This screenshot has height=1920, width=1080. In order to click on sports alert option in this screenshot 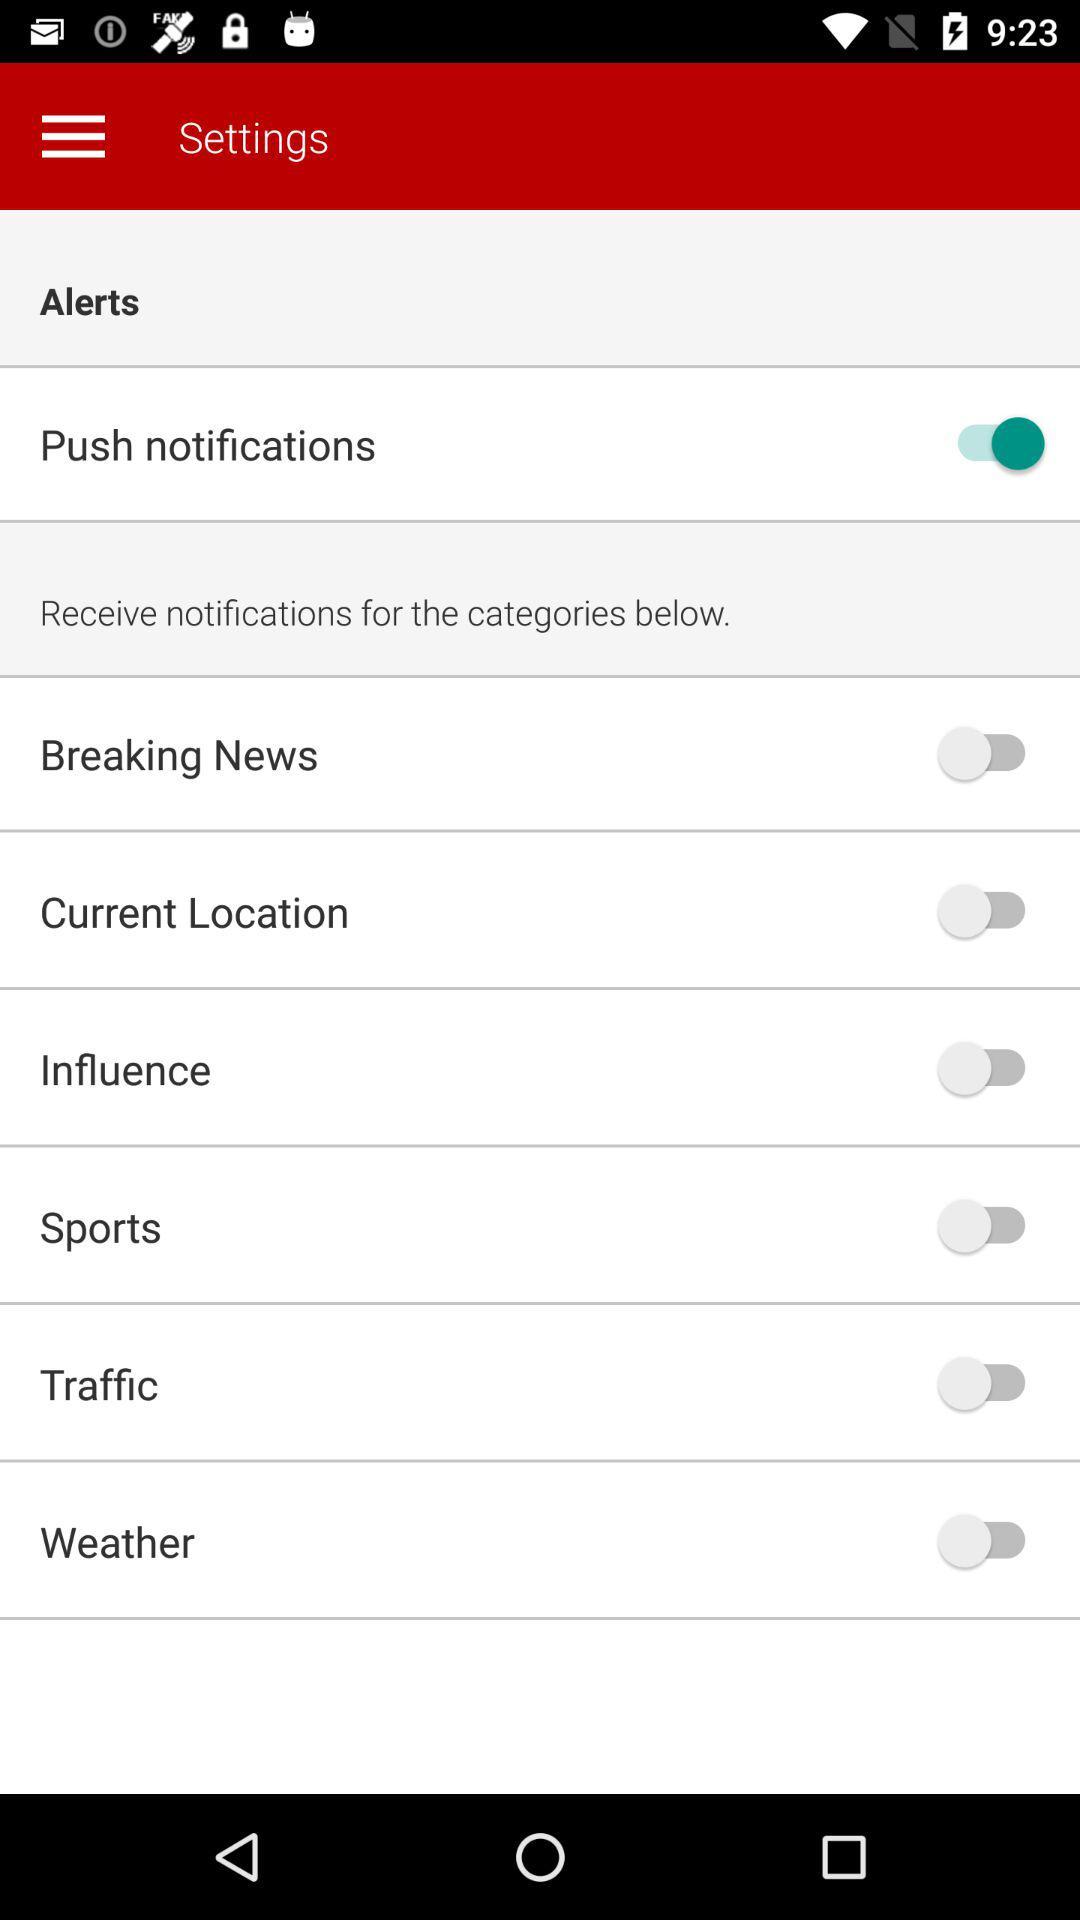, I will do `click(991, 1224)`.